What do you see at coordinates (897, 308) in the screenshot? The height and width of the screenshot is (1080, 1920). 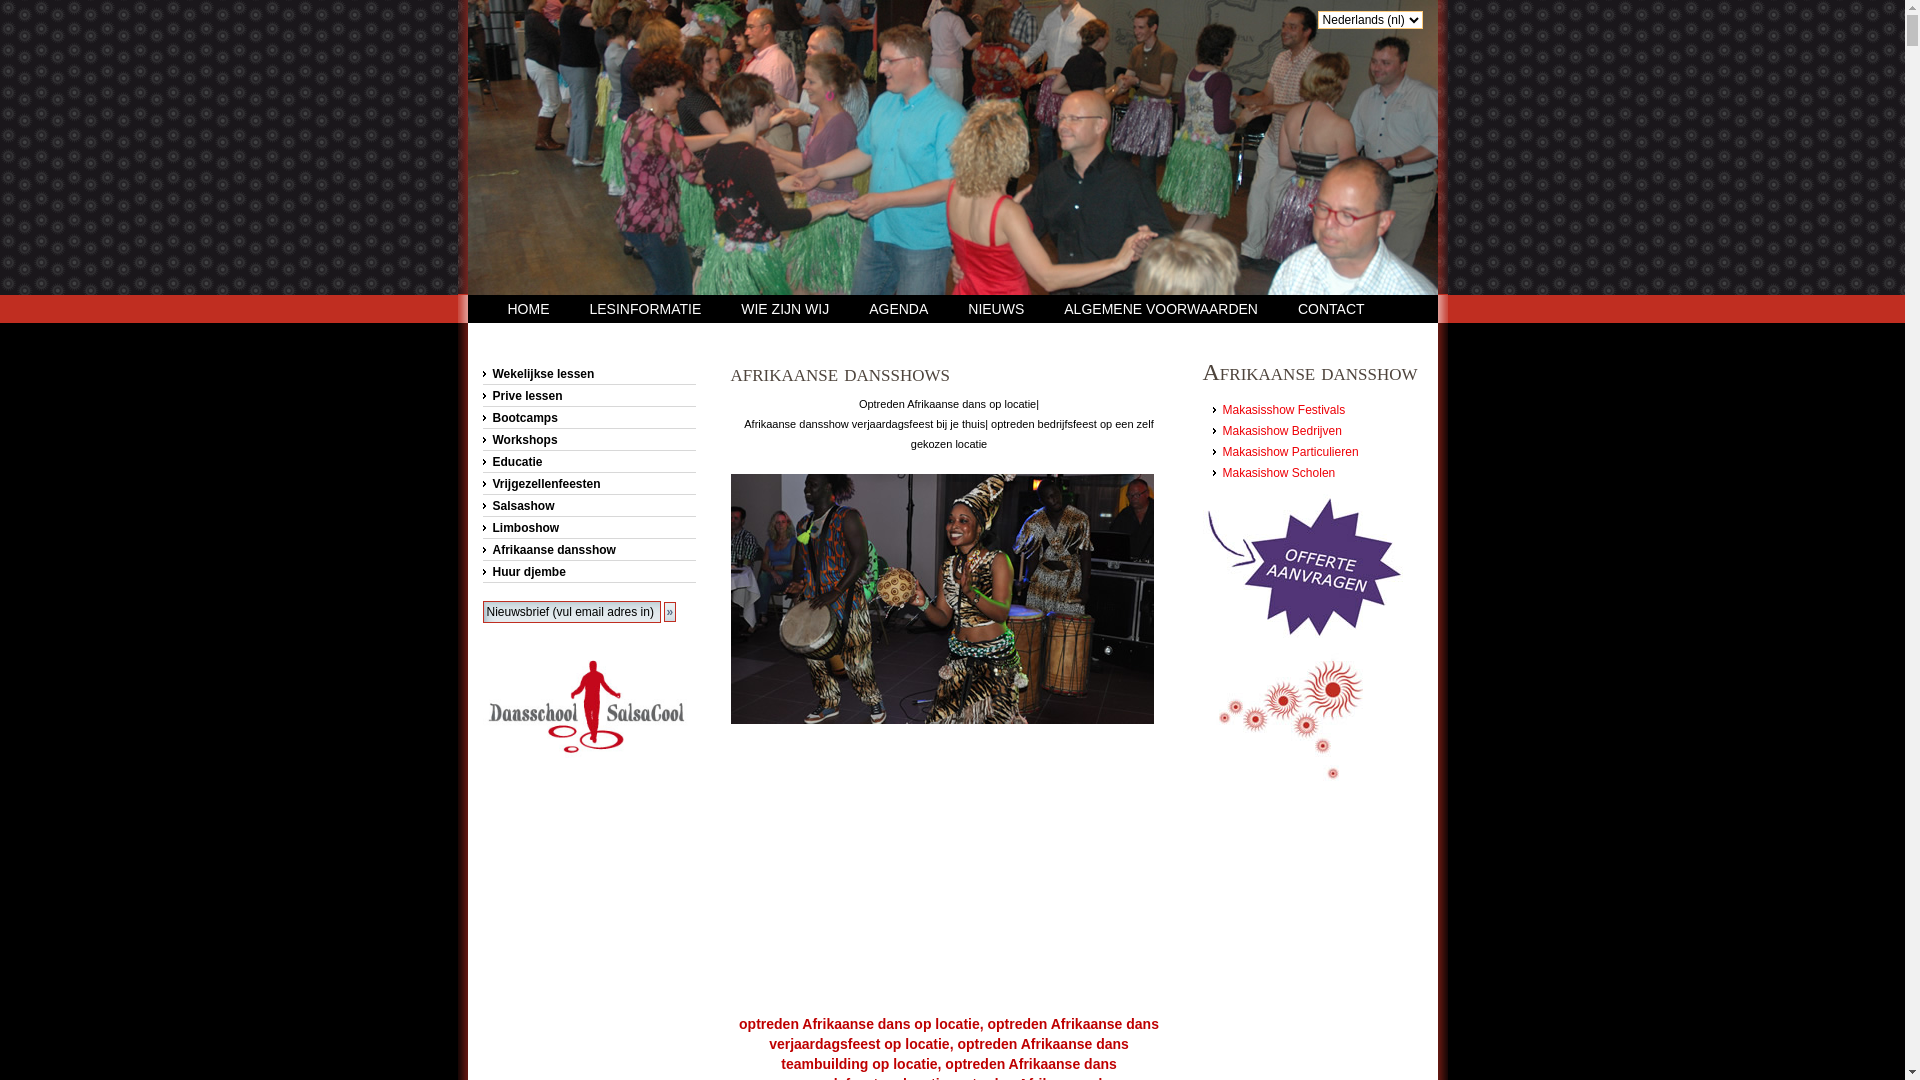 I see `'AGENDA'` at bounding box center [897, 308].